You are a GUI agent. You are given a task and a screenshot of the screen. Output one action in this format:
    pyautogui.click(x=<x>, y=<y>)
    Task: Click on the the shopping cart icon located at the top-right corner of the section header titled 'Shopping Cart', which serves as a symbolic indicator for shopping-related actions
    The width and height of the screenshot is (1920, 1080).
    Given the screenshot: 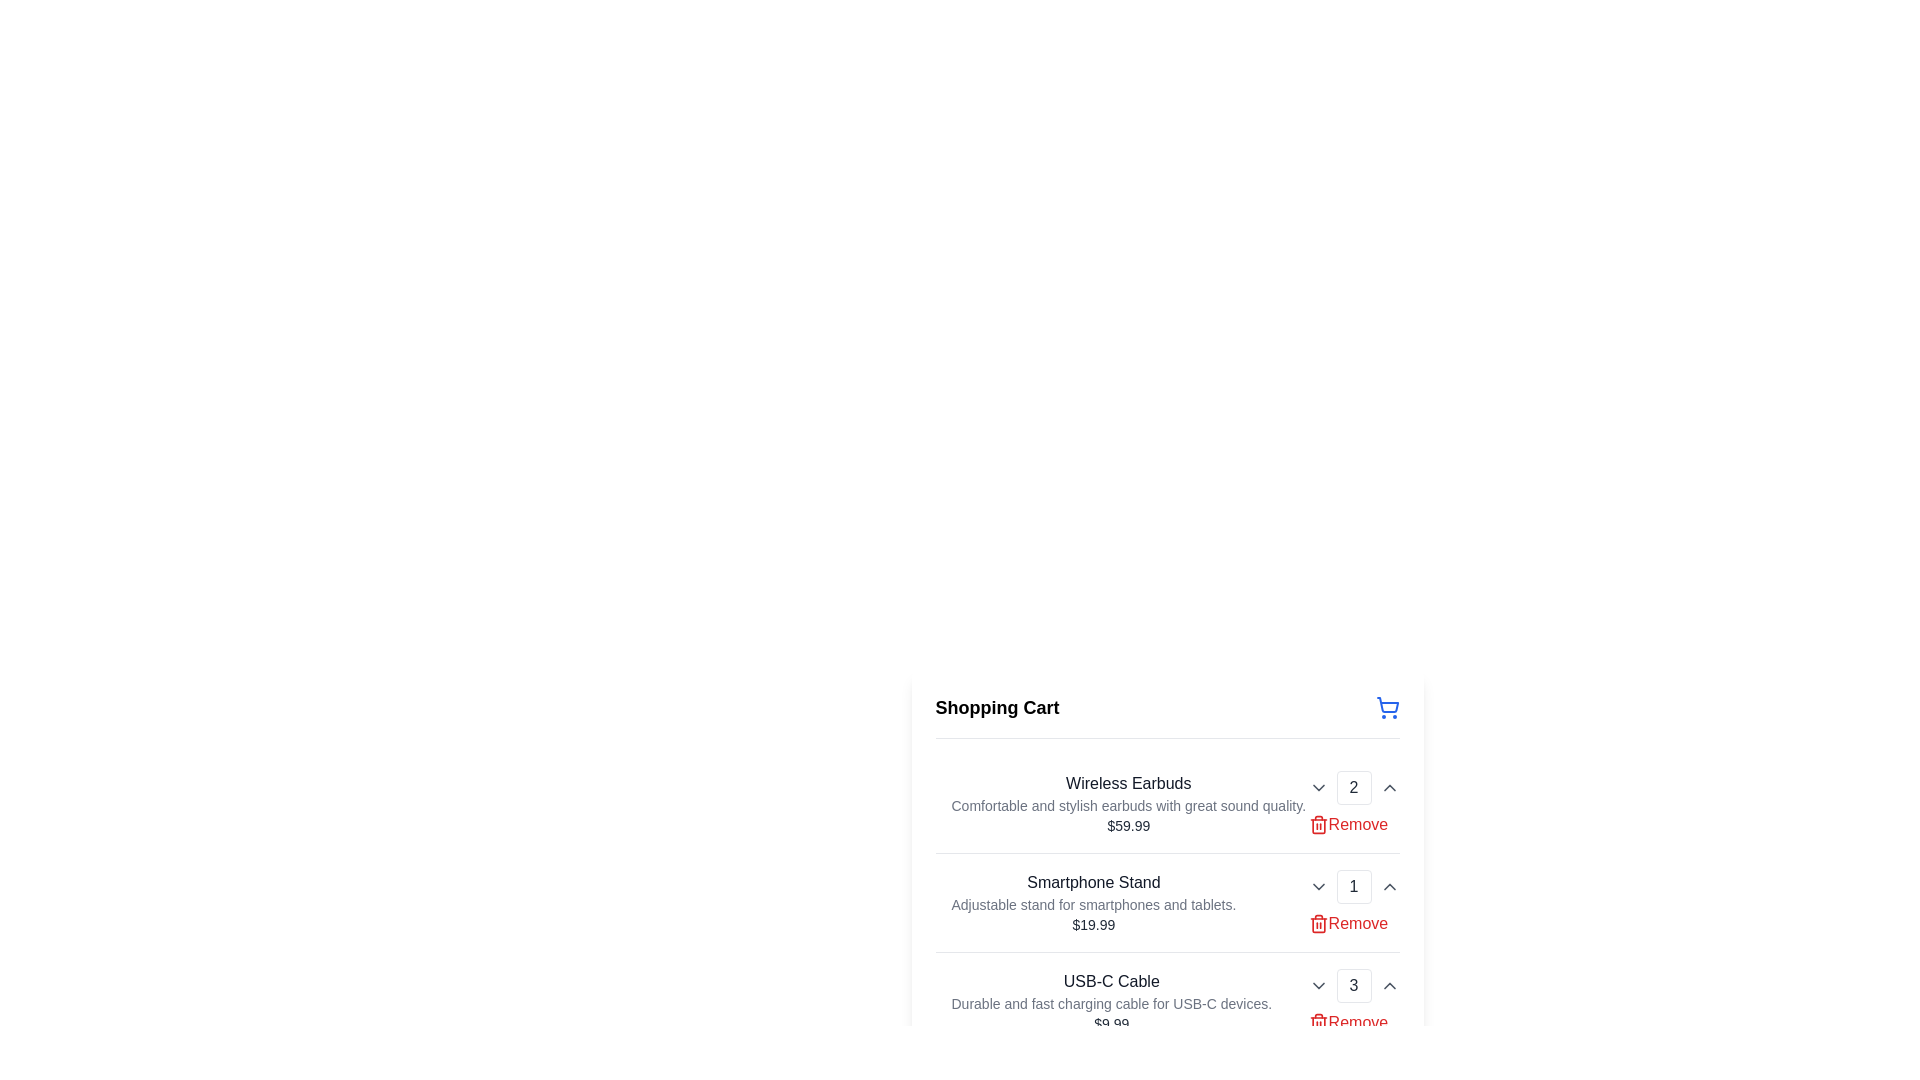 What is the action you would take?
    pyautogui.click(x=1386, y=707)
    